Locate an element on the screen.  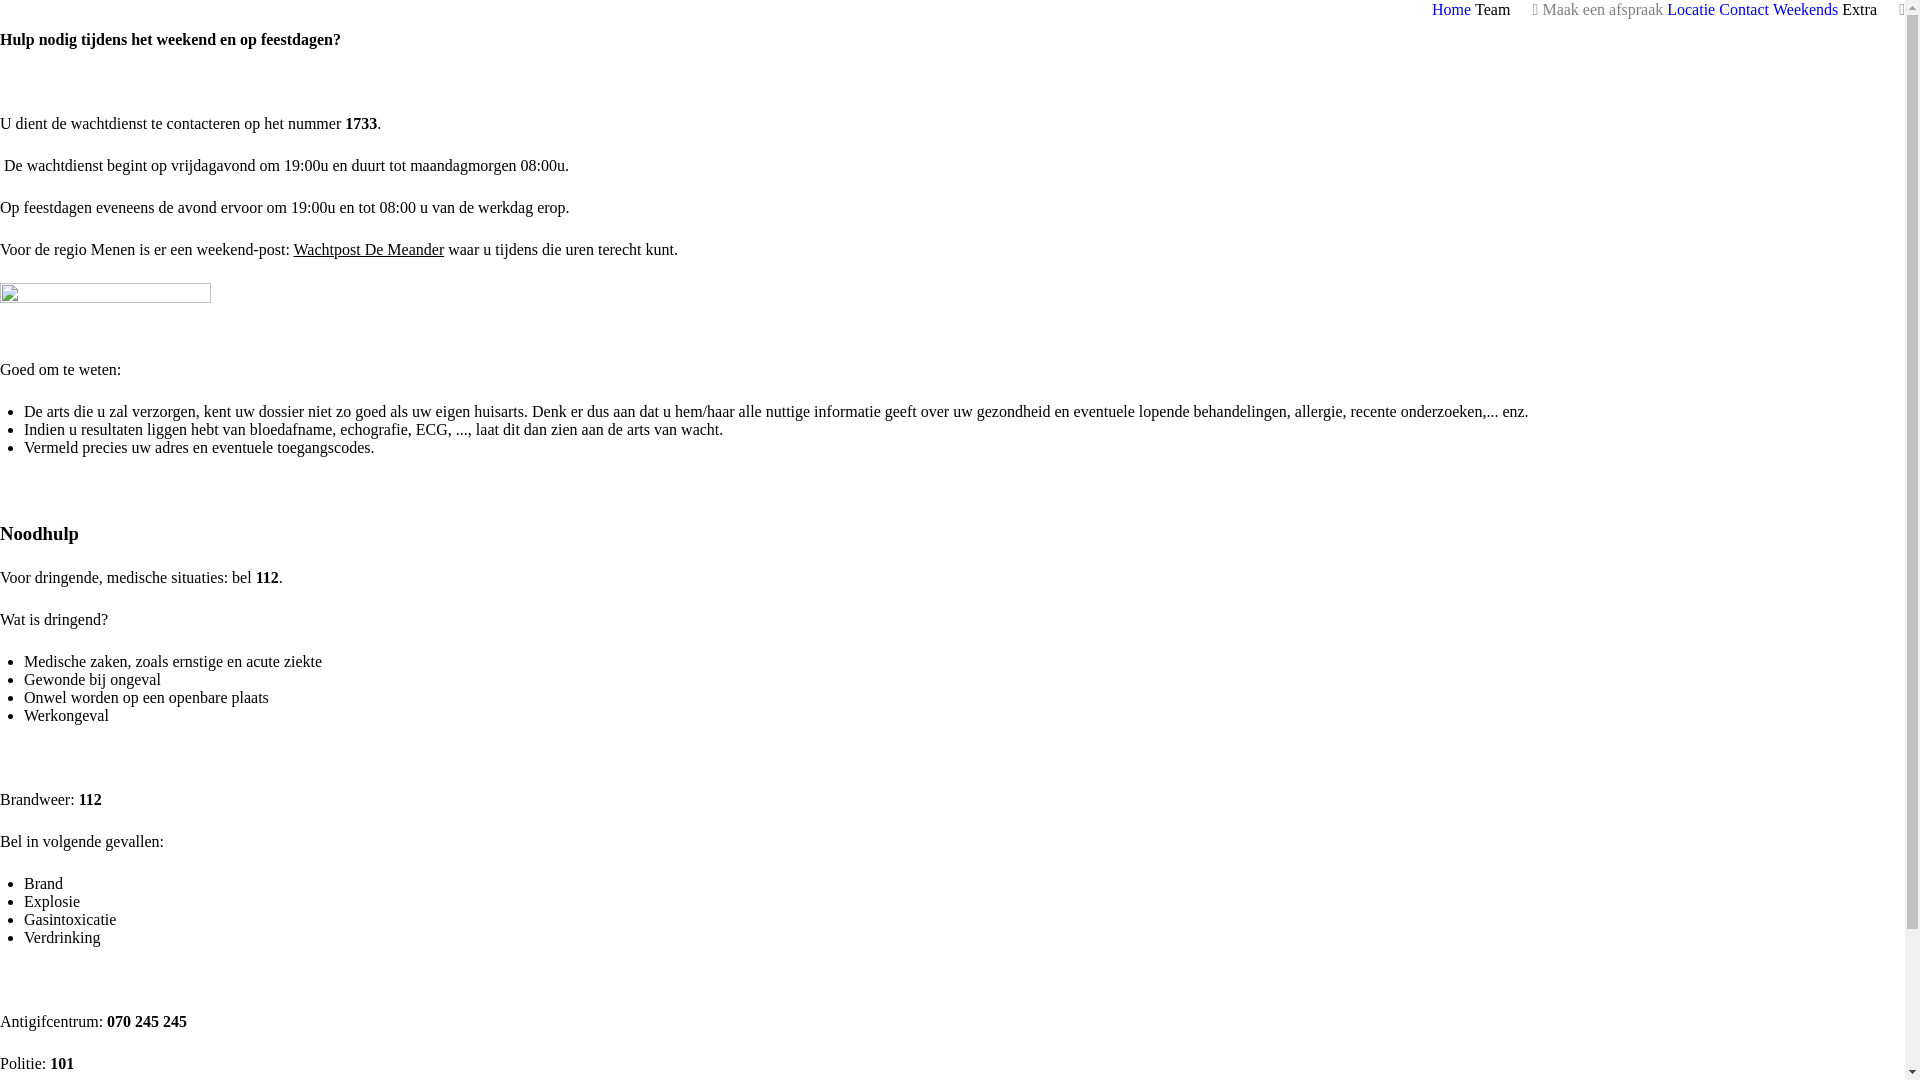
'Locatie' is located at coordinates (1689, 9).